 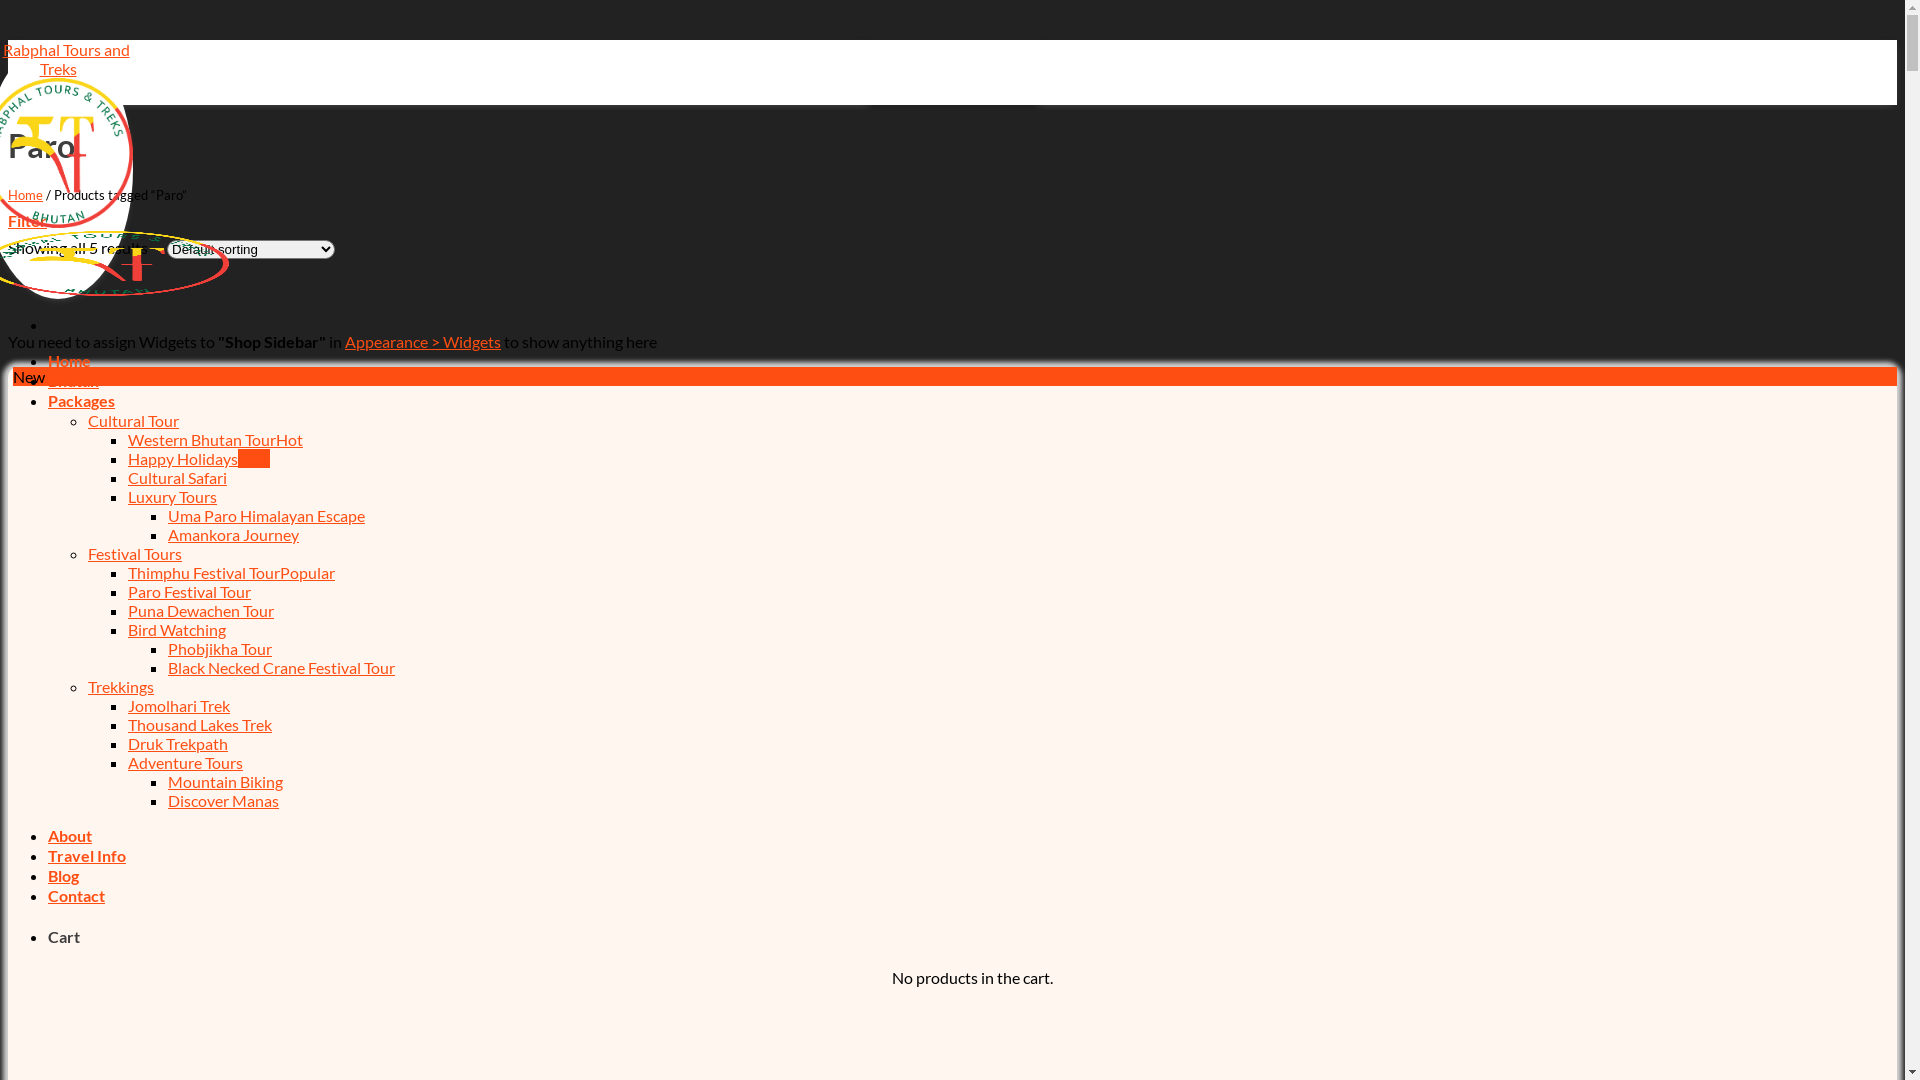 I want to click on 'Festival Tours', so click(x=133, y=553).